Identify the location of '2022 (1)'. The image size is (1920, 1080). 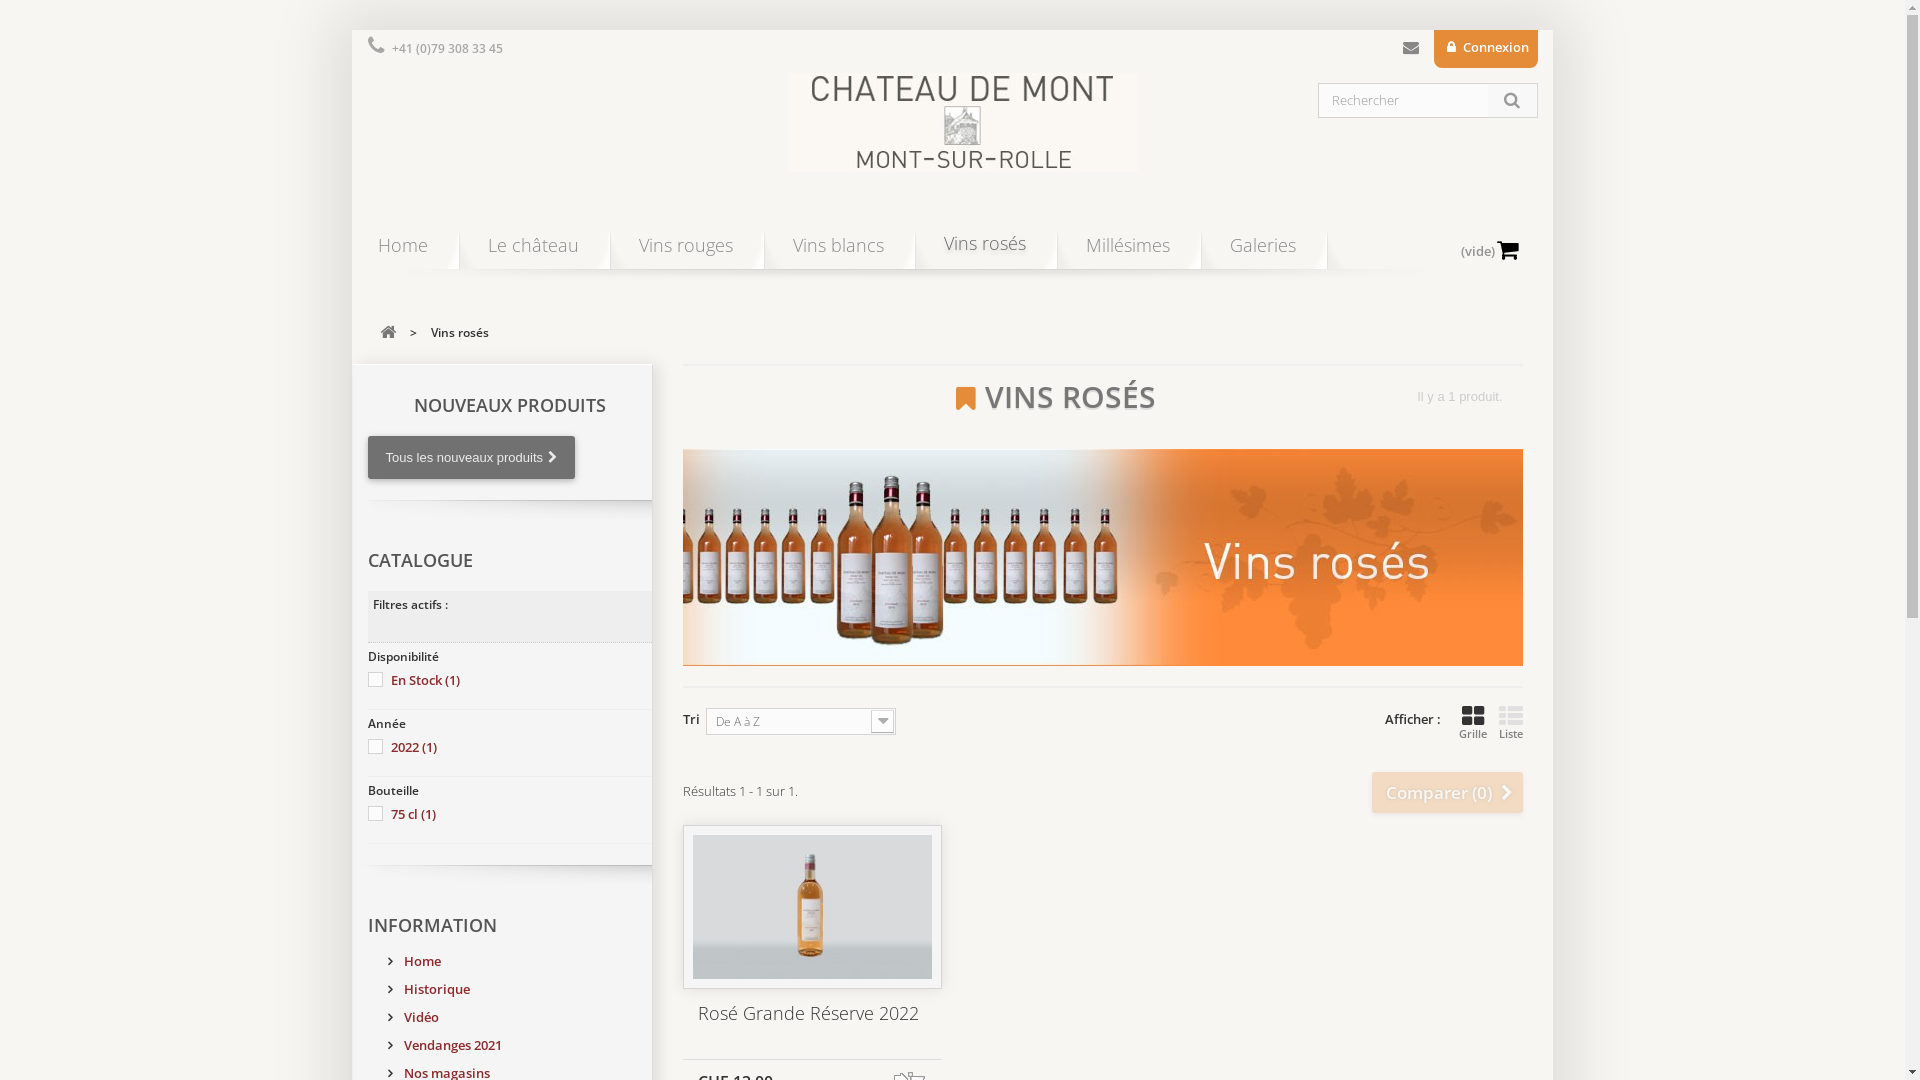
(411, 747).